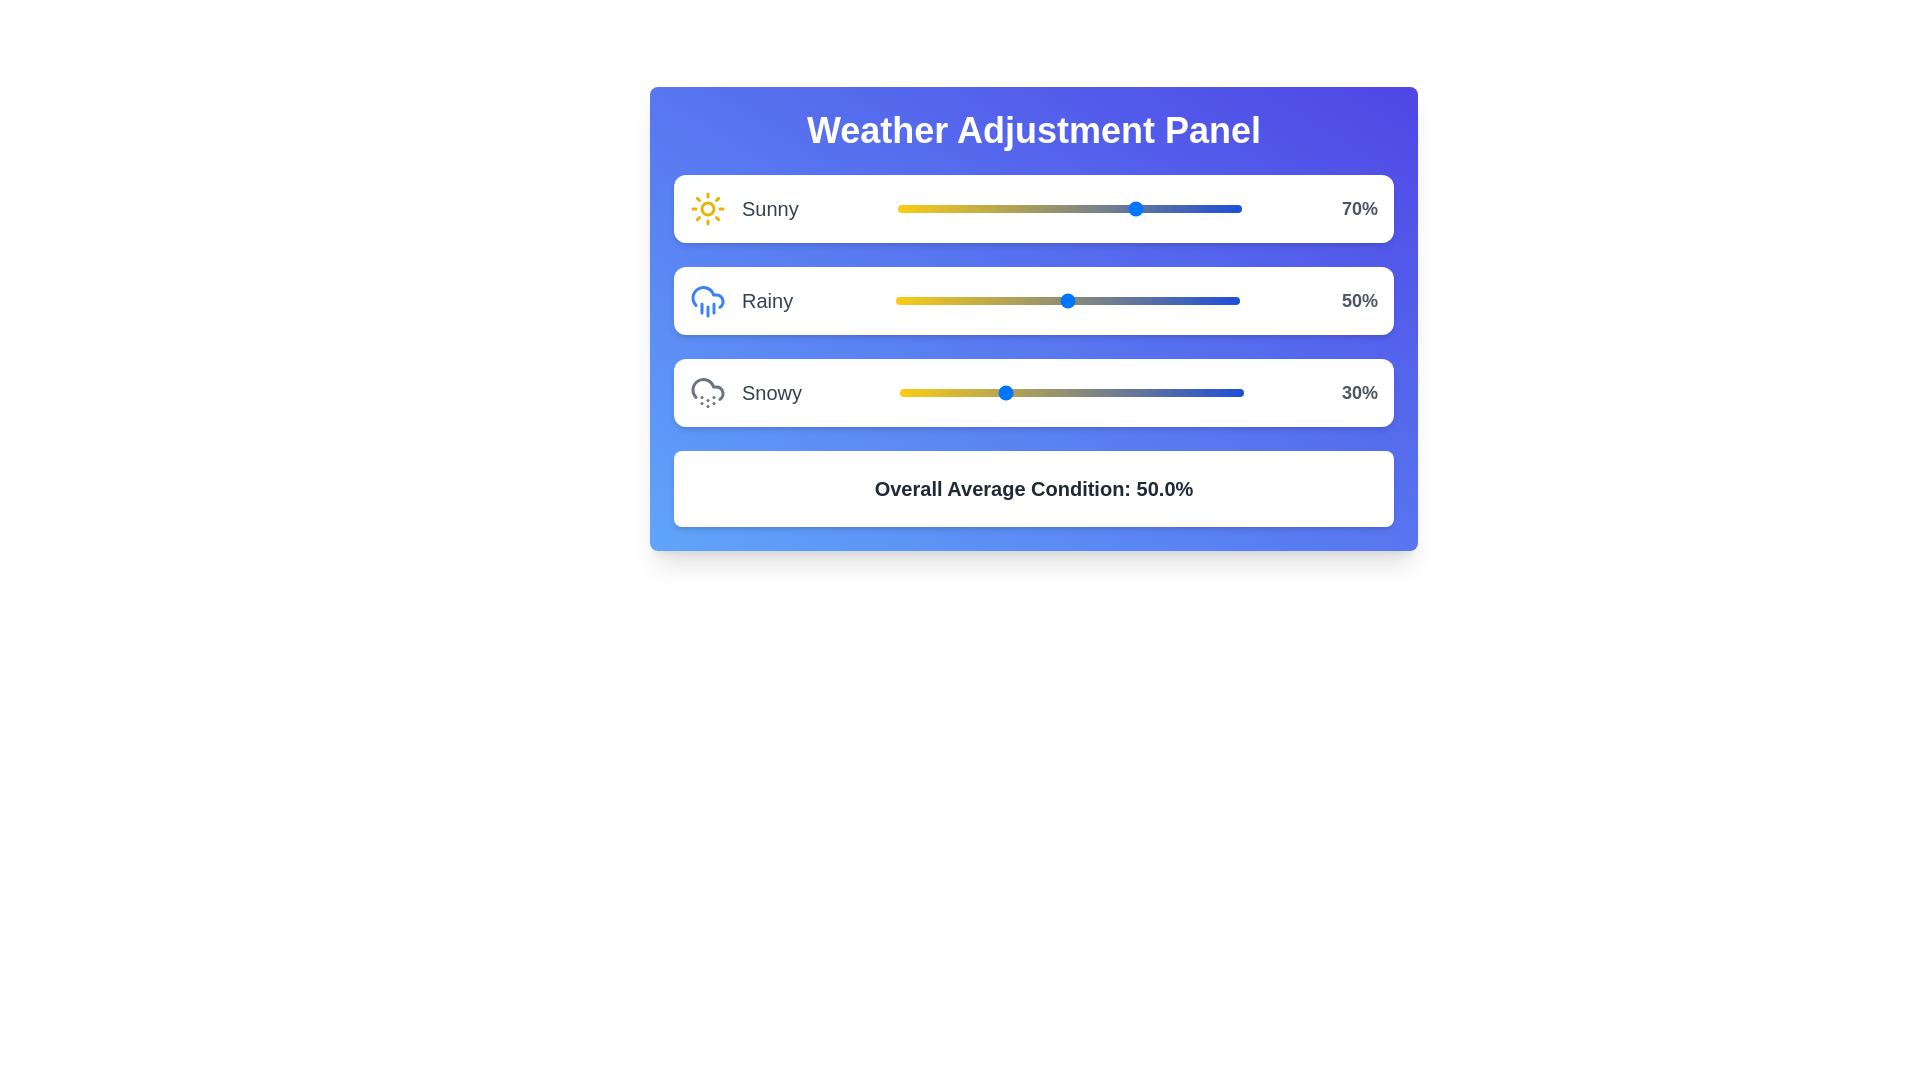  I want to click on the Interactive weather adjustment panel, so click(1033, 318).